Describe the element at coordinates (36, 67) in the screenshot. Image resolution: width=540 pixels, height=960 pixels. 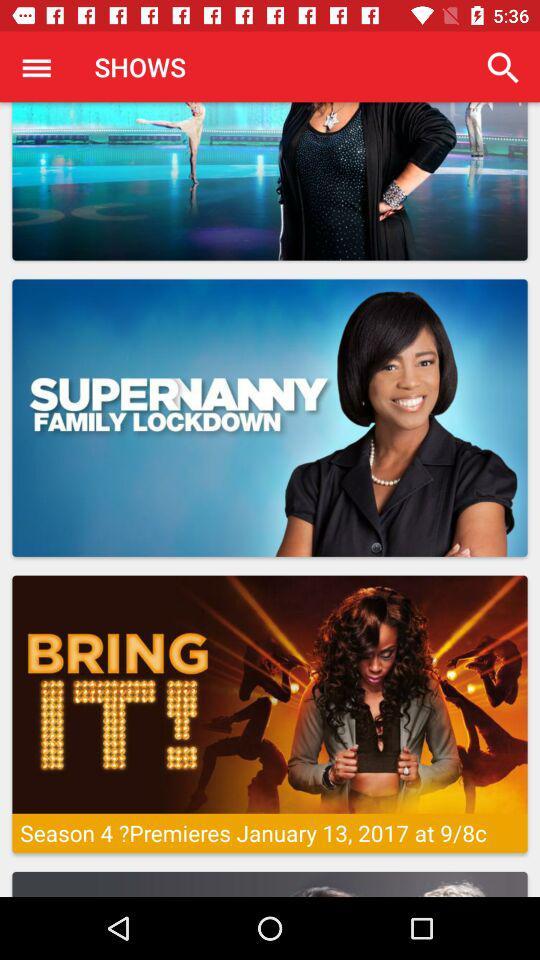
I see `the item to the left of shows` at that location.